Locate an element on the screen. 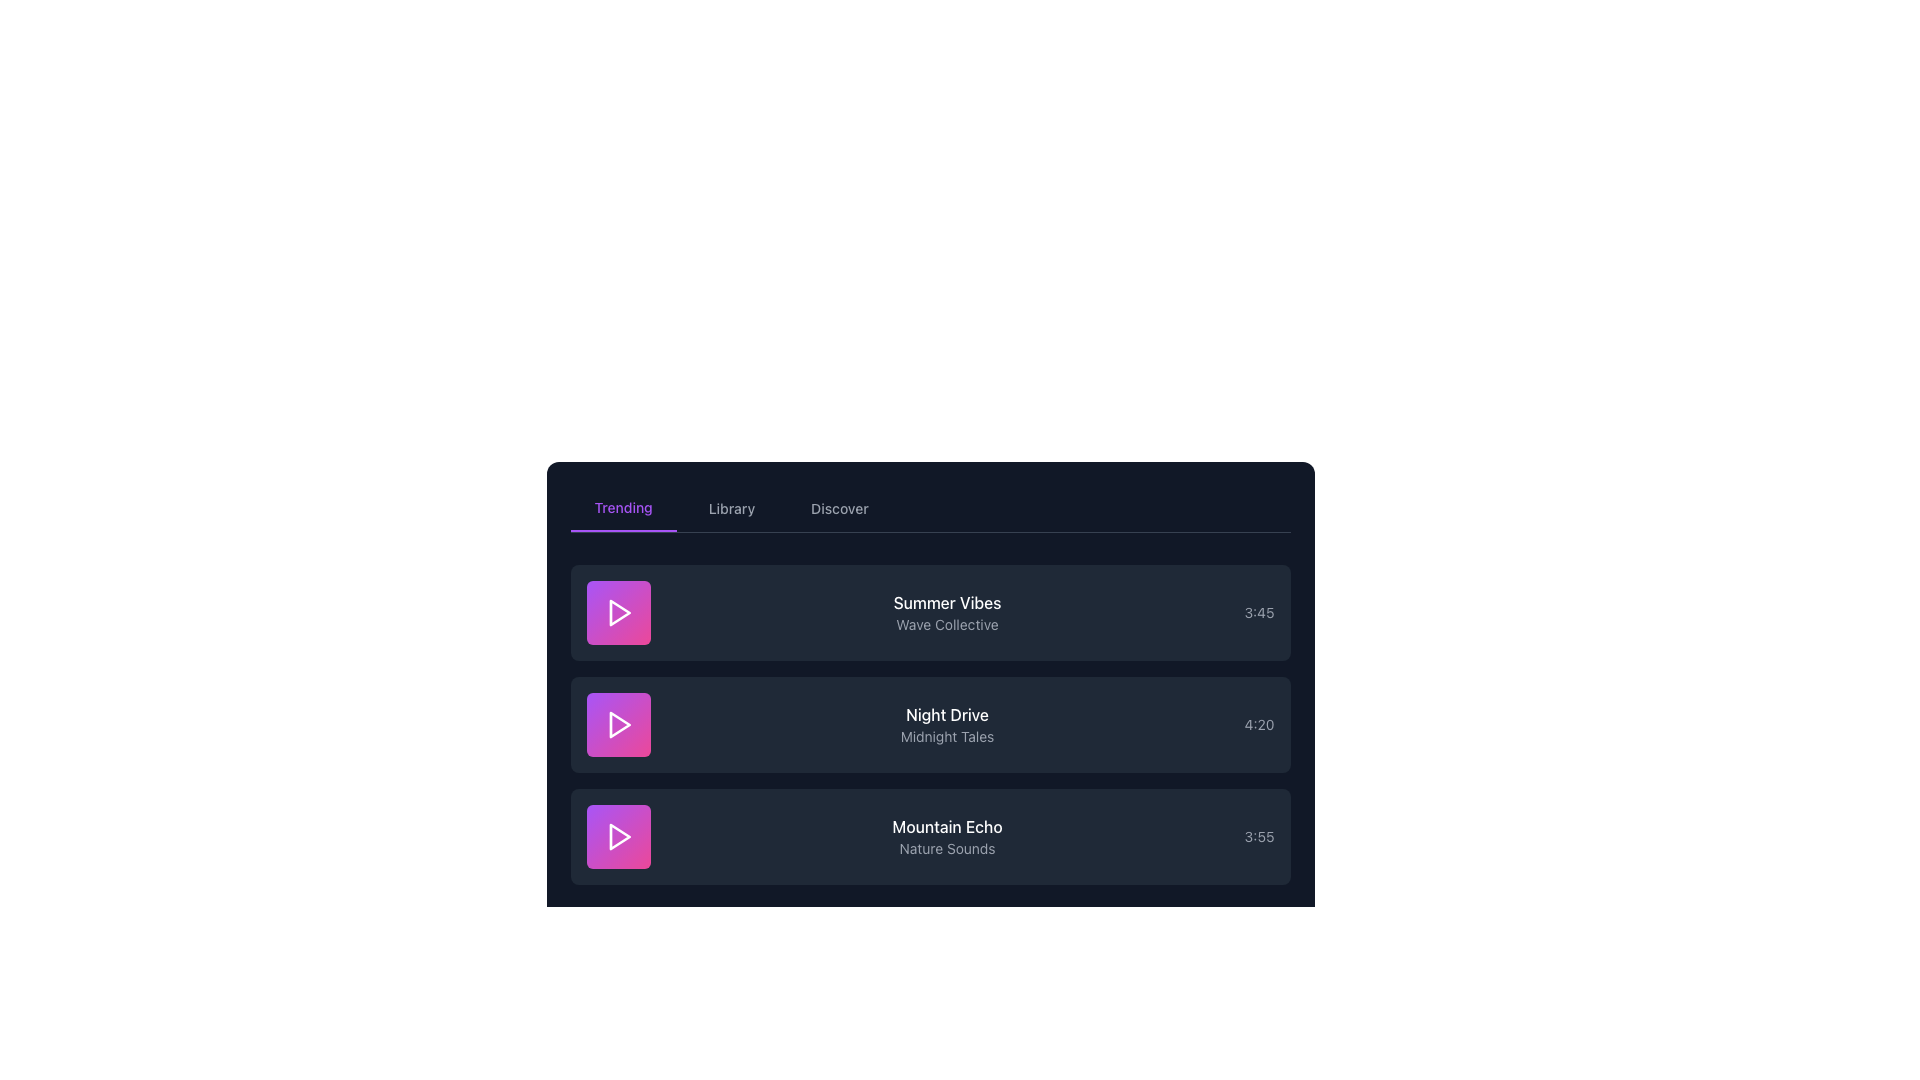 This screenshot has height=1080, width=1920. the text label indicating the name of a song or audio track, which is positioned above 'Midnight Tales' in a playlist interface is located at coordinates (946, 713).